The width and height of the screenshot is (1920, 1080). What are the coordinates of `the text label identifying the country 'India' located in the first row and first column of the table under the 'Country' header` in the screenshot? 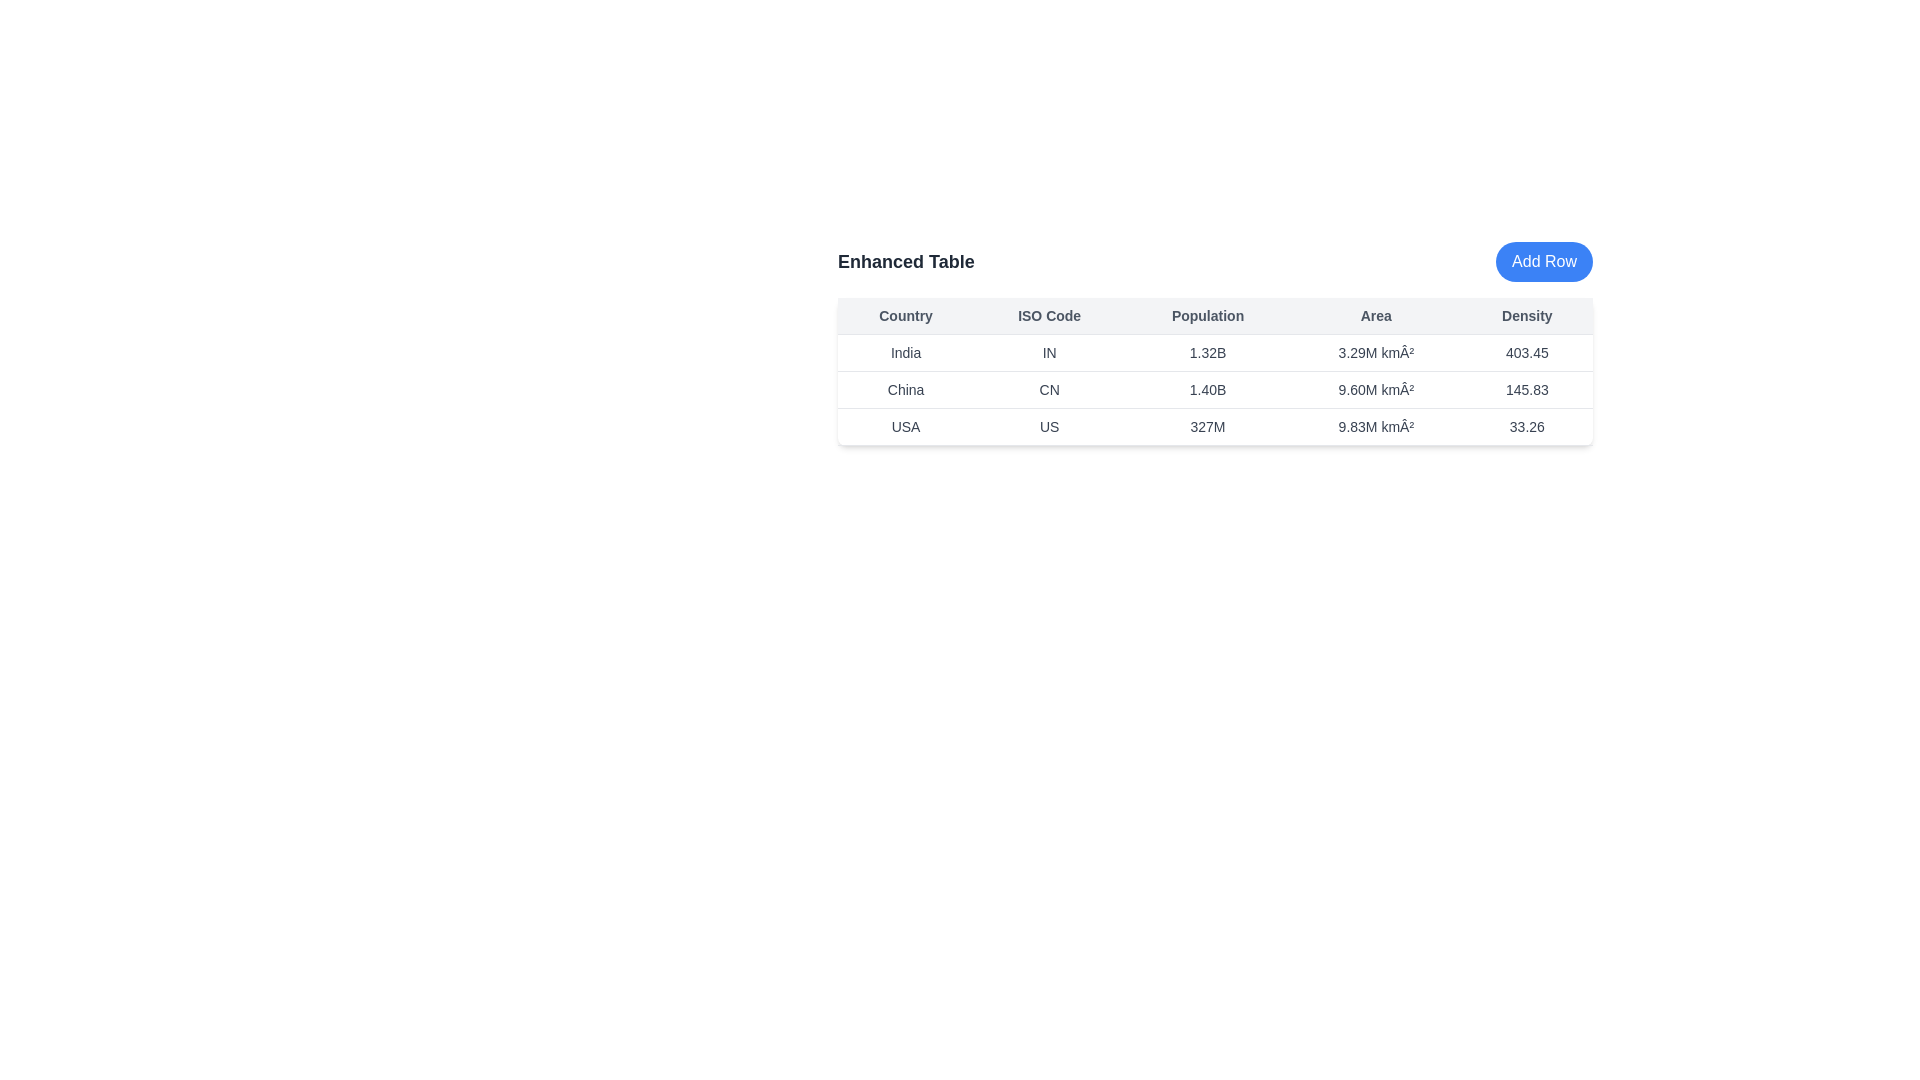 It's located at (905, 352).